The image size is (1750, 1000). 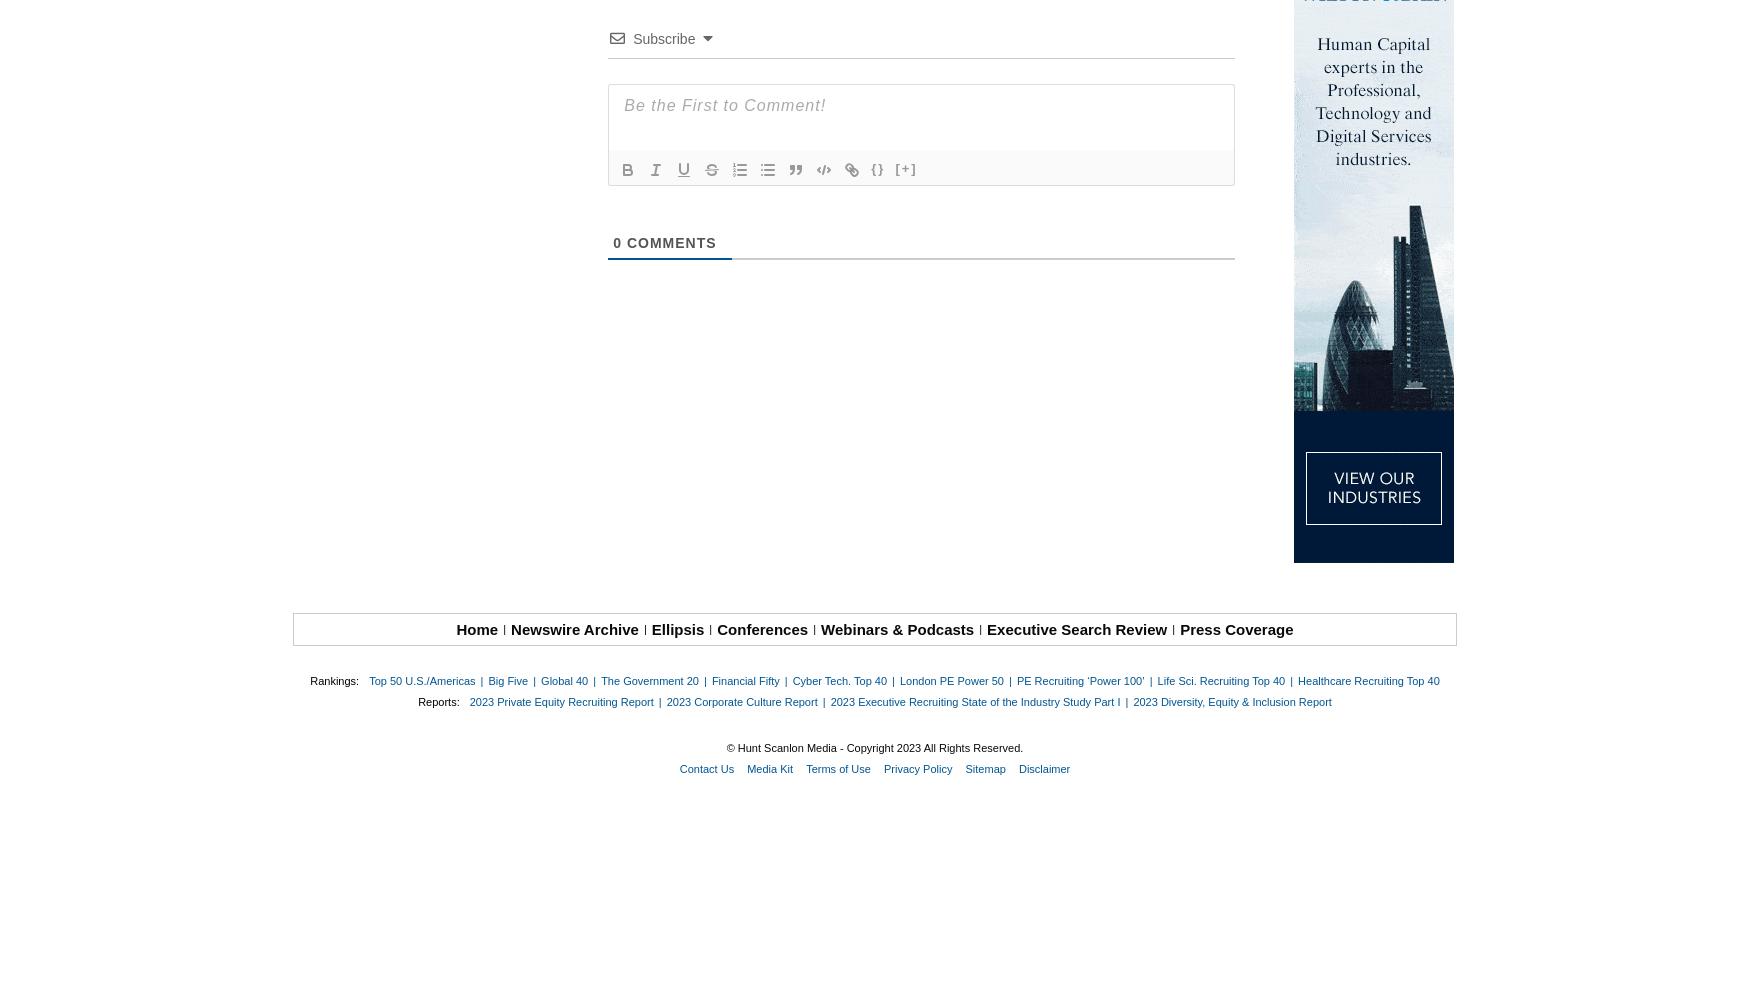 What do you see at coordinates (839, 681) in the screenshot?
I see `'Cyber Tech. Top 40'` at bounding box center [839, 681].